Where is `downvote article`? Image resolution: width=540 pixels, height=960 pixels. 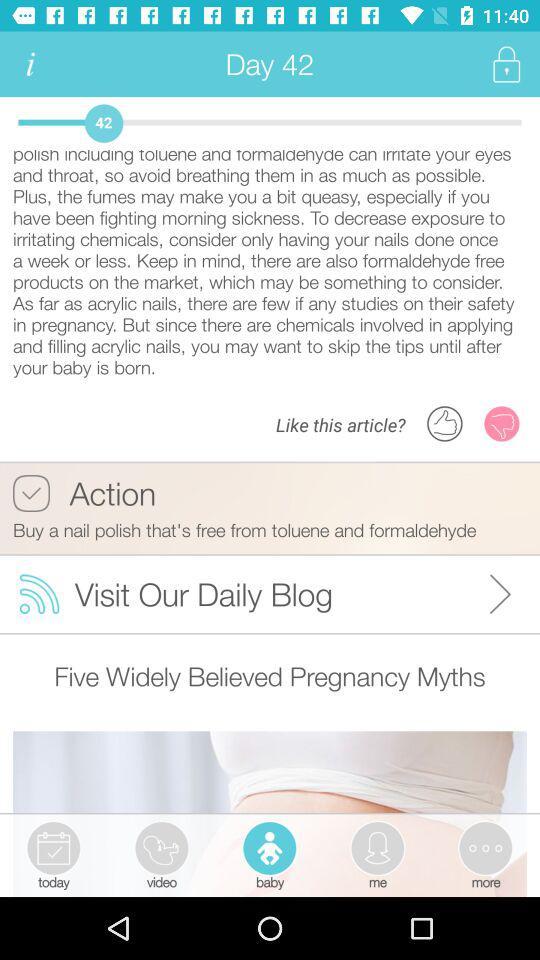
downvote article is located at coordinates (501, 423).